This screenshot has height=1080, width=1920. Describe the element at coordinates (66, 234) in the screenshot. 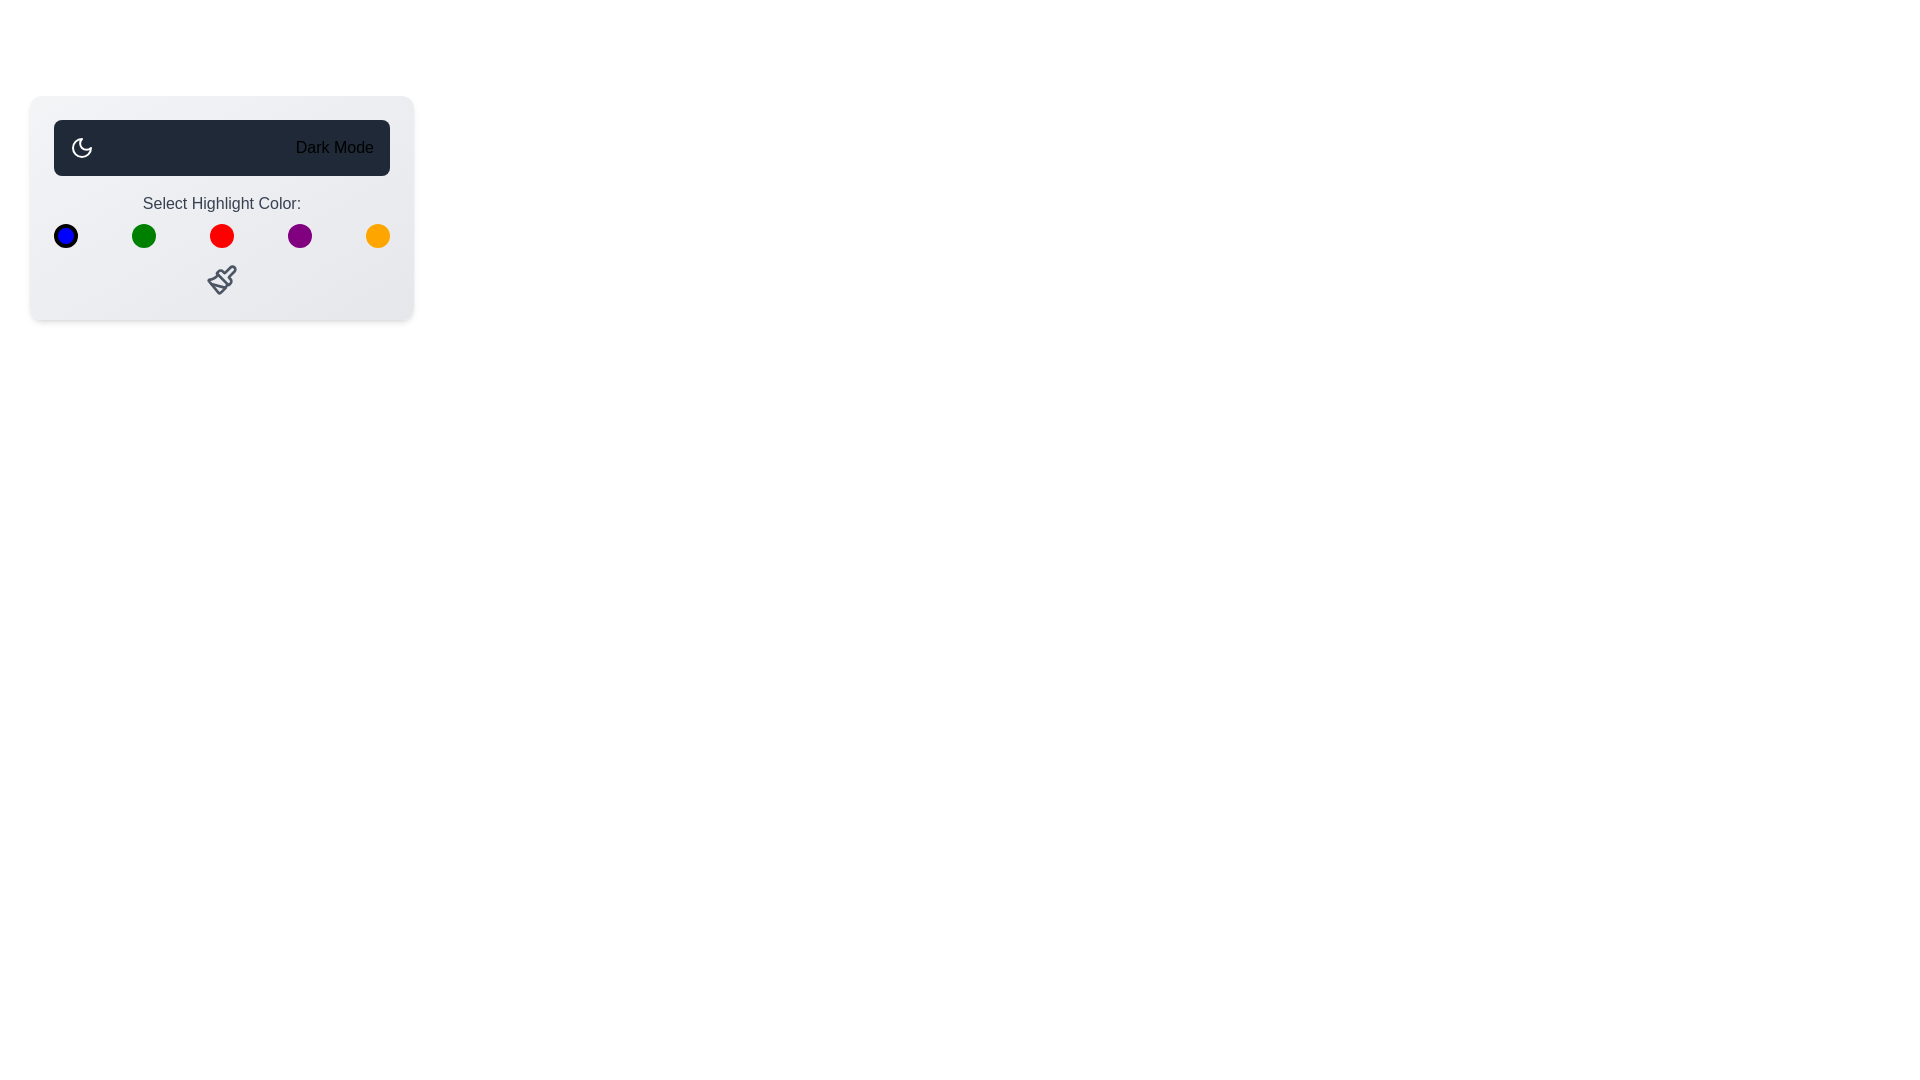

I see `the leftmost button for selecting a blue highlight color` at that location.